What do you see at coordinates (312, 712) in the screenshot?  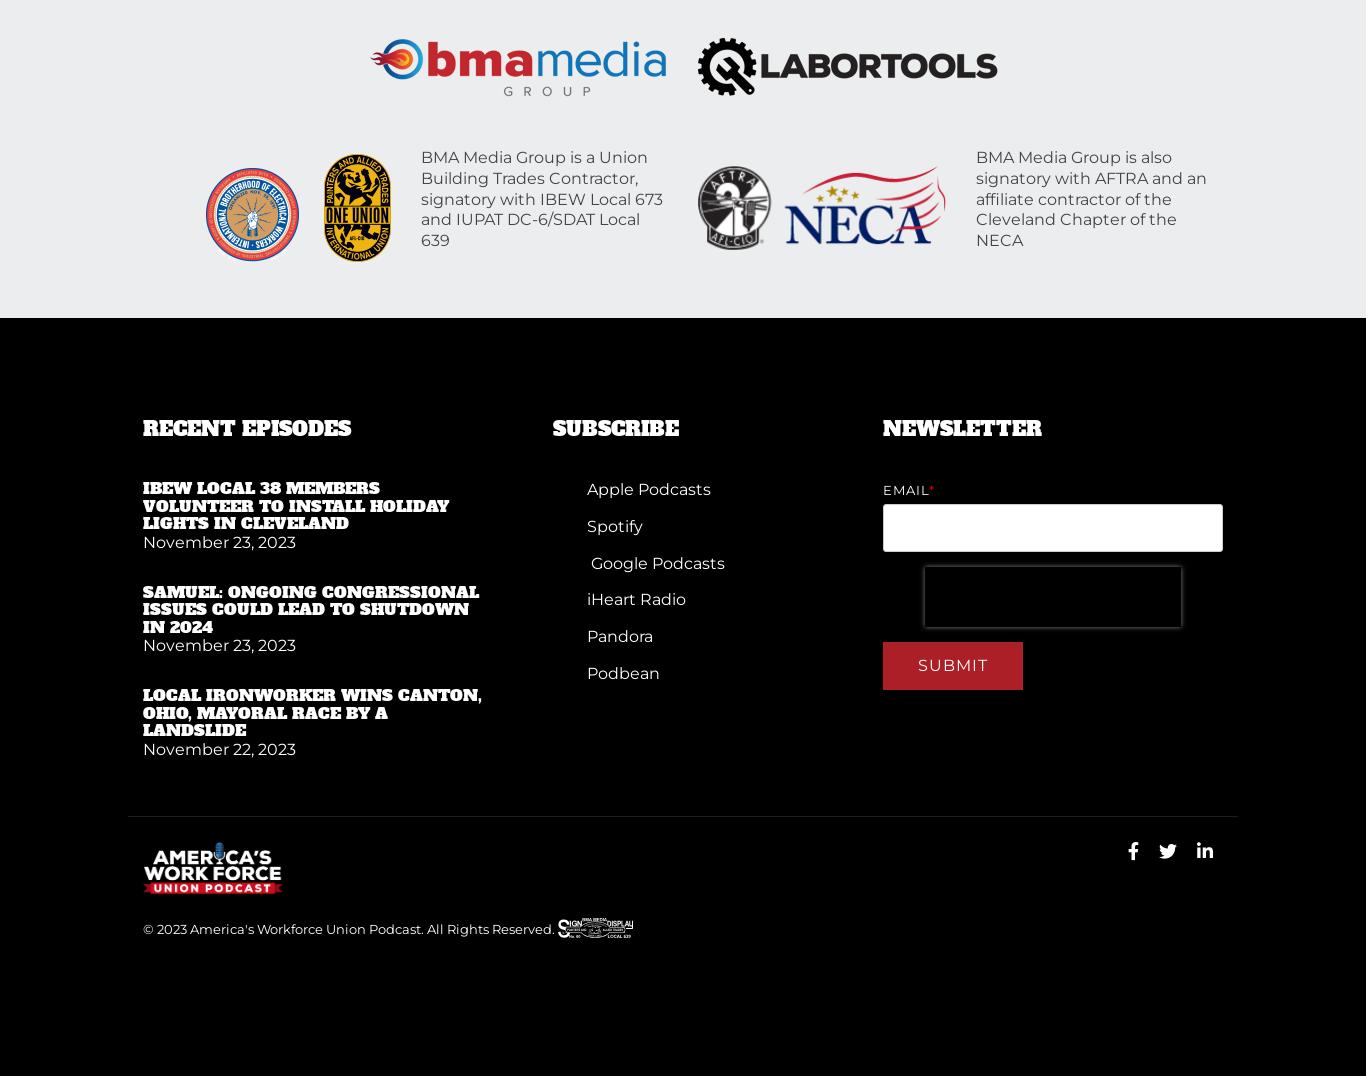 I see `'Local Ironworker wins Canton, Ohio, Mayoral race by a landslide'` at bounding box center [312, 712].